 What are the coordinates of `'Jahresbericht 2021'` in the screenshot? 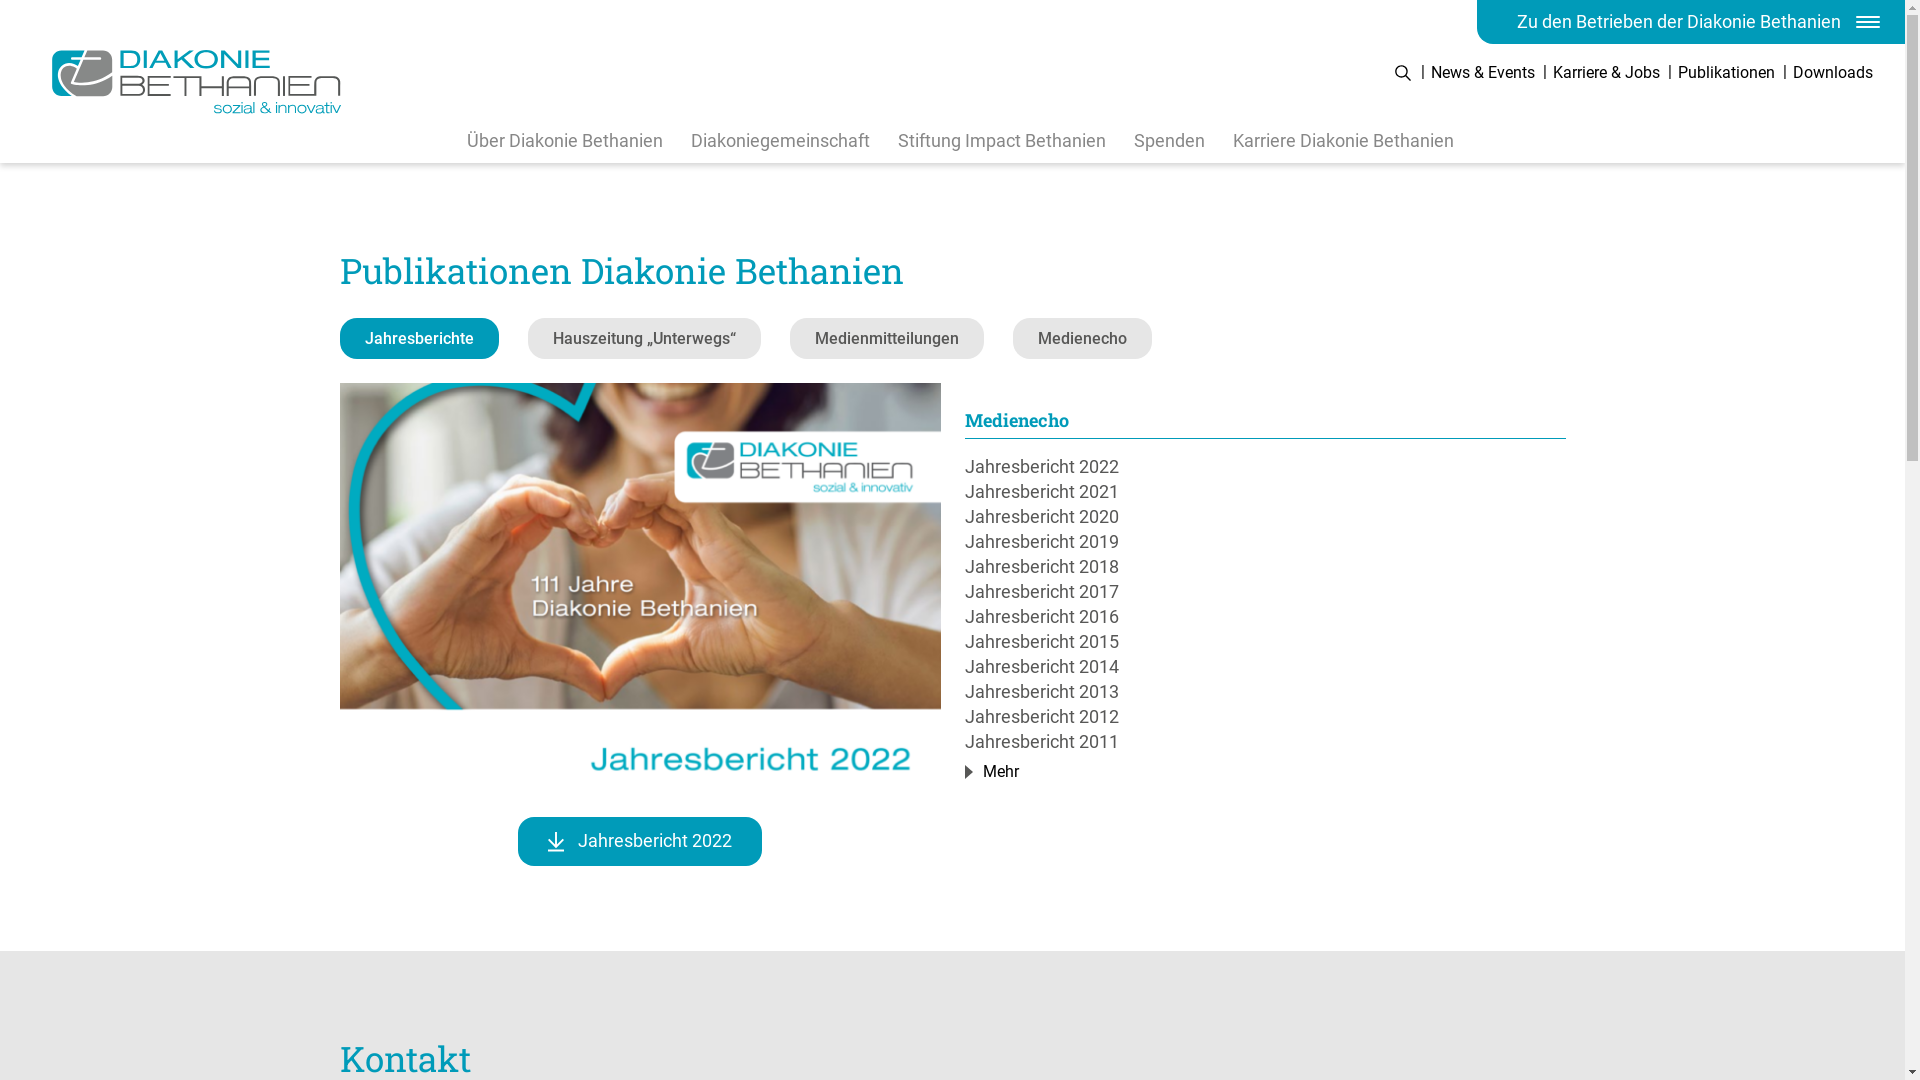 It's located at (1263, 491).